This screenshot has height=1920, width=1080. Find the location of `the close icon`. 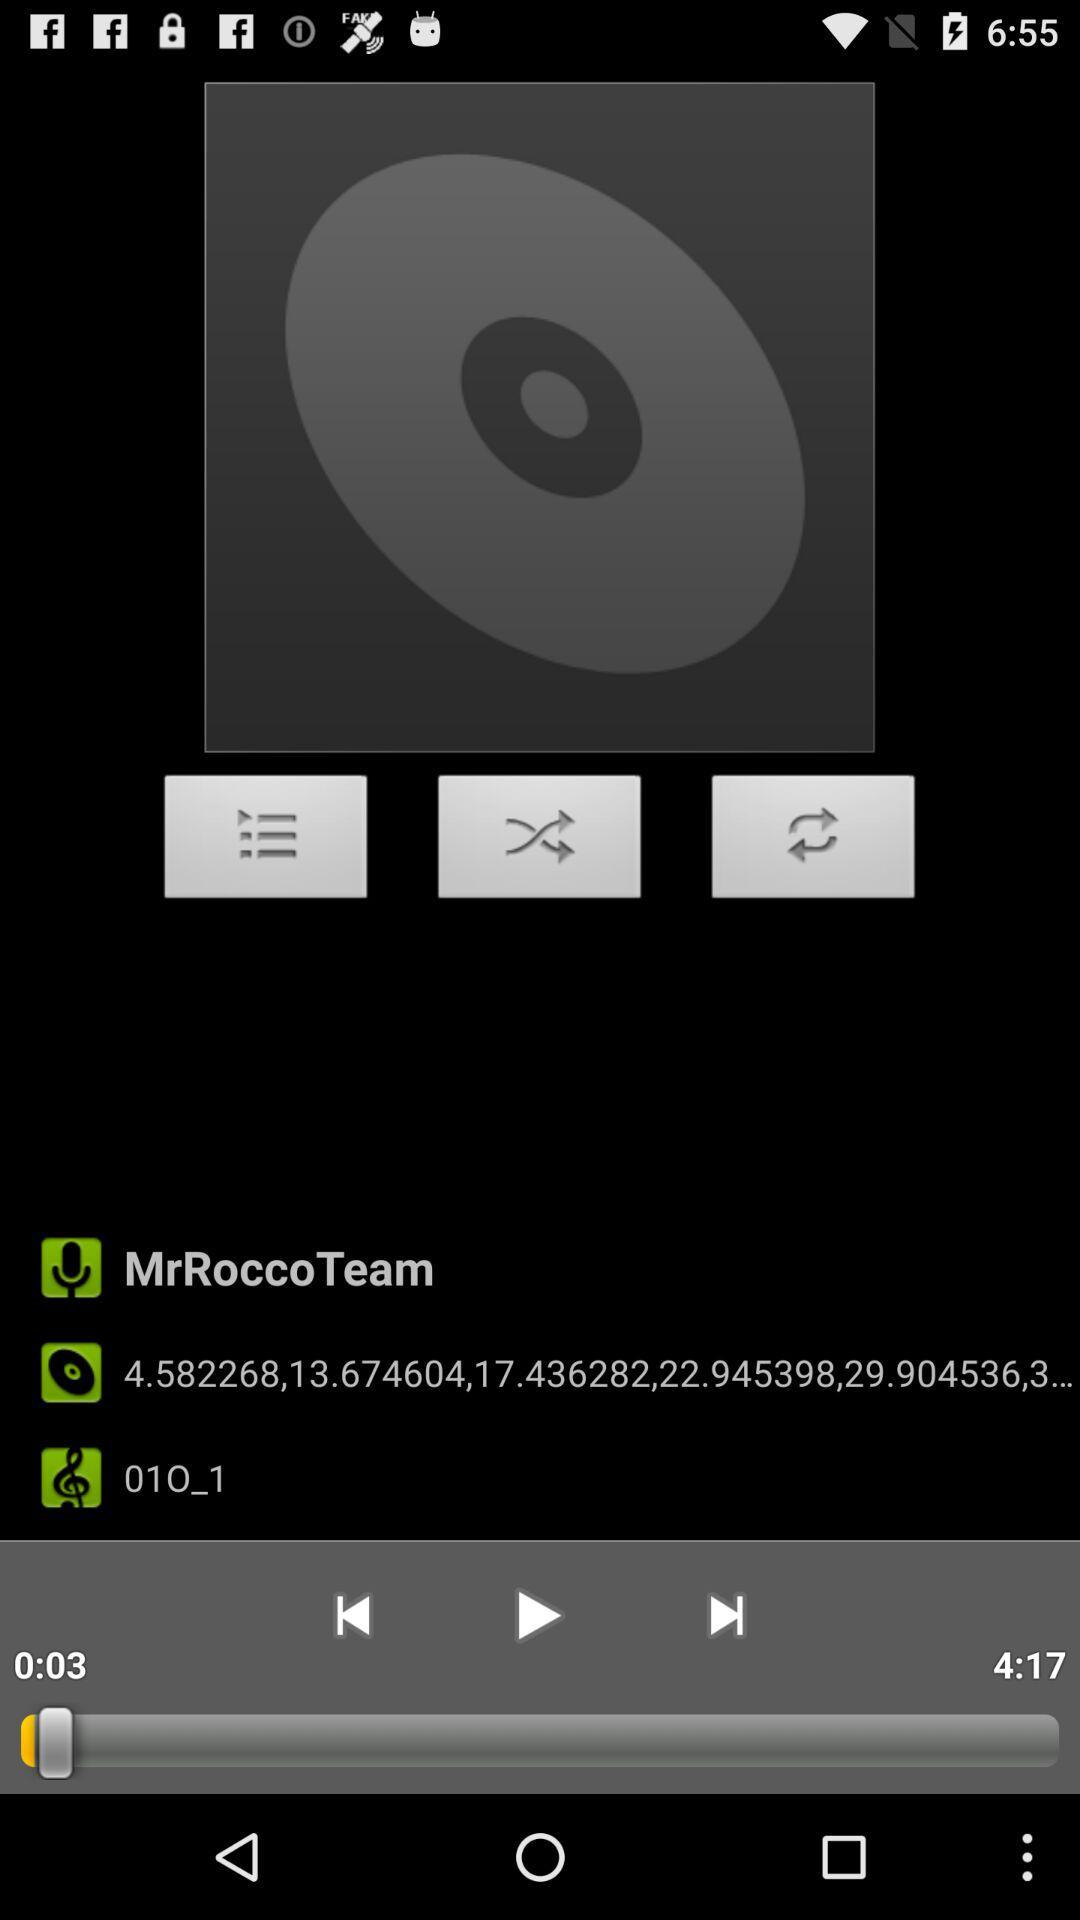

the close icon is located at coordinates (540, 900).